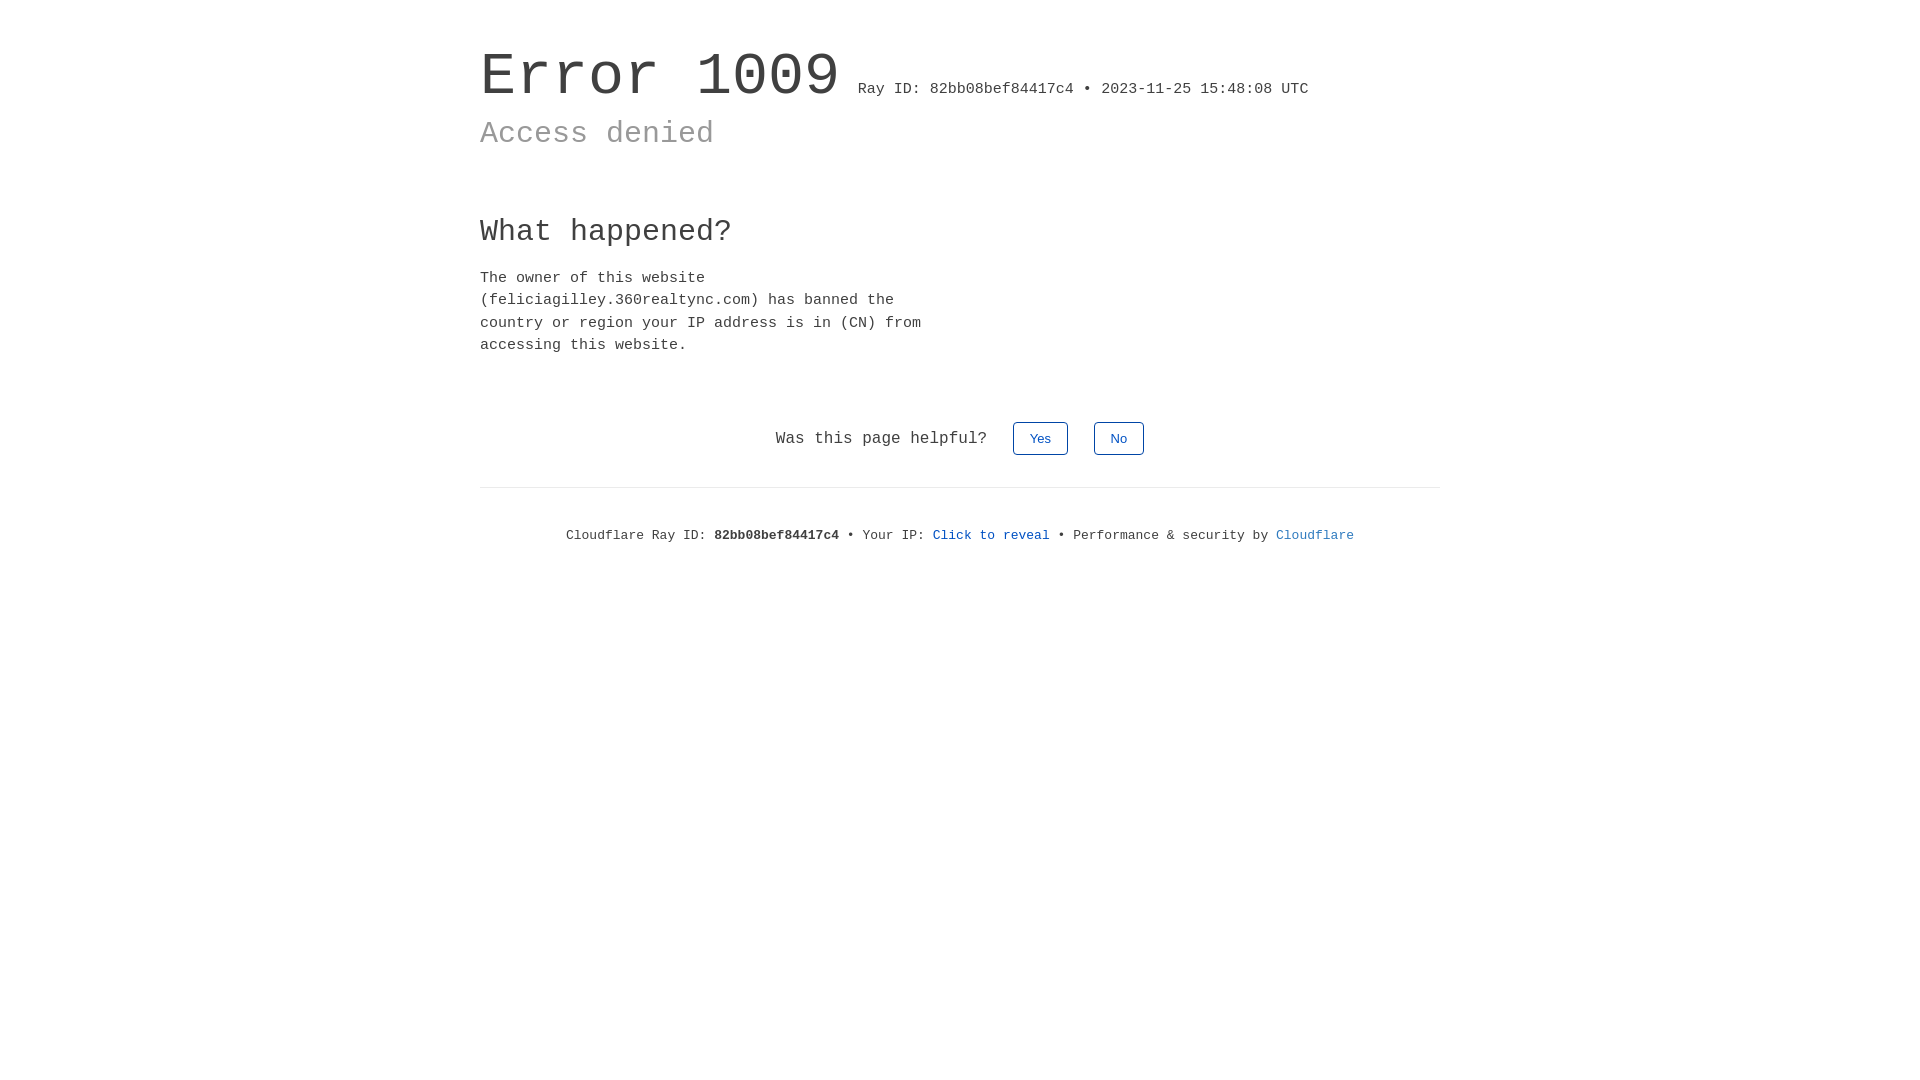 This screenshot has height=1080, width=1920. I want to click on 'Cloudflare', so click(1275, 534).